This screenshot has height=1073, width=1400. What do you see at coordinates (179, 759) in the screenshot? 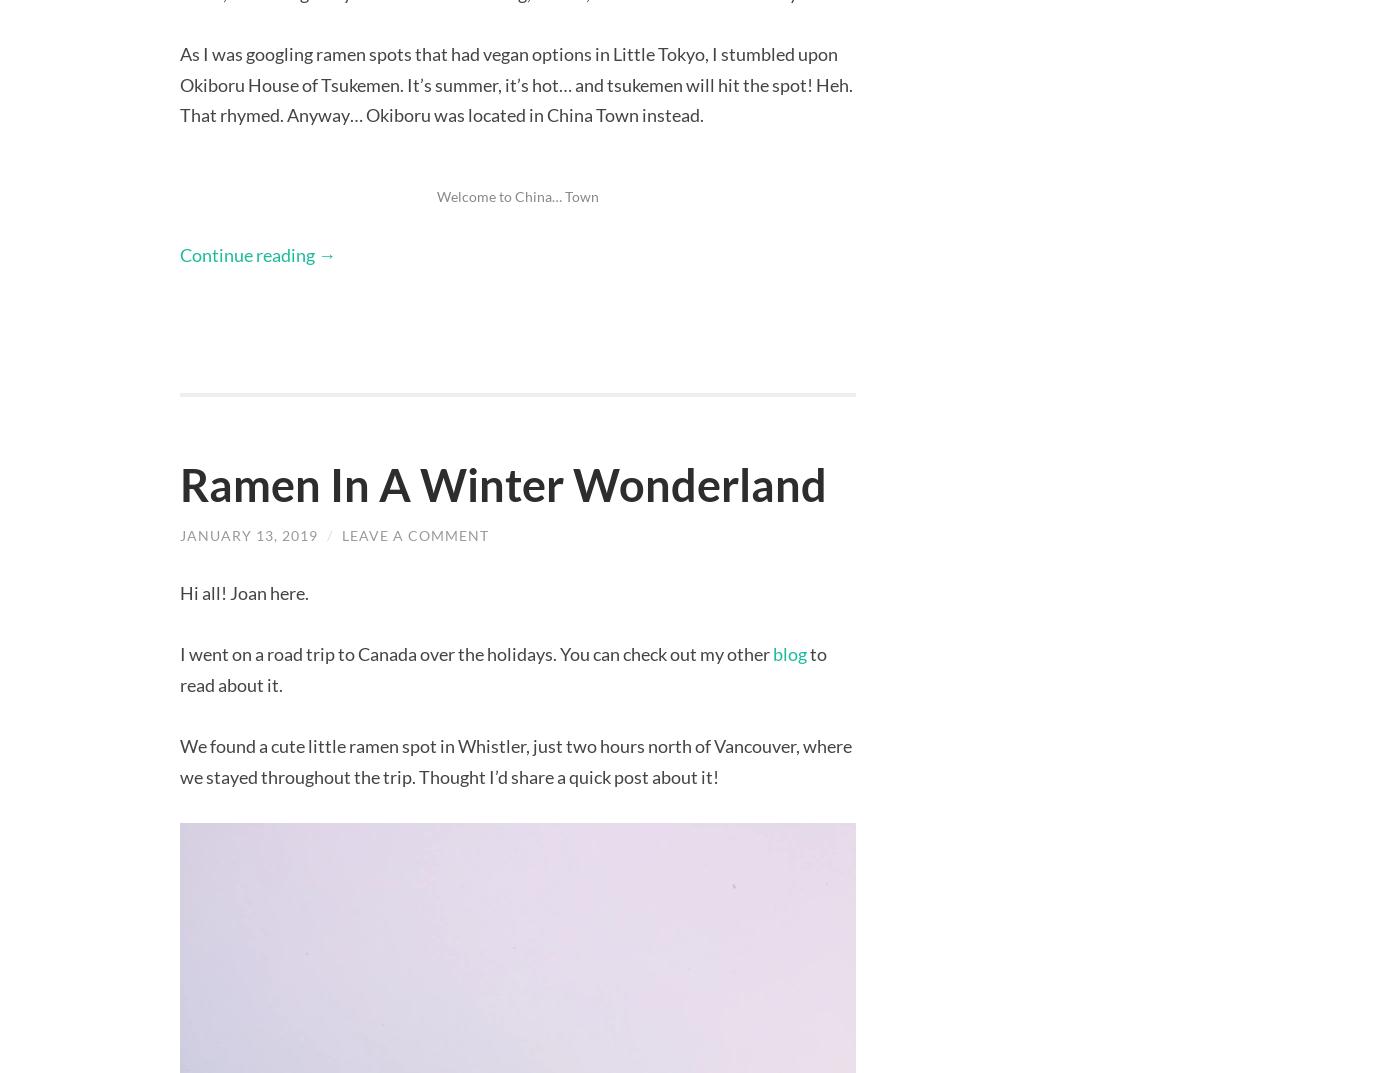
I see `'We found a cute little ramen spot in Whistler, just two hours north of Vancouver, where we stayed throughout the trip. Thought I’d share a quick post about it!'` at bounding box center [179, 759].